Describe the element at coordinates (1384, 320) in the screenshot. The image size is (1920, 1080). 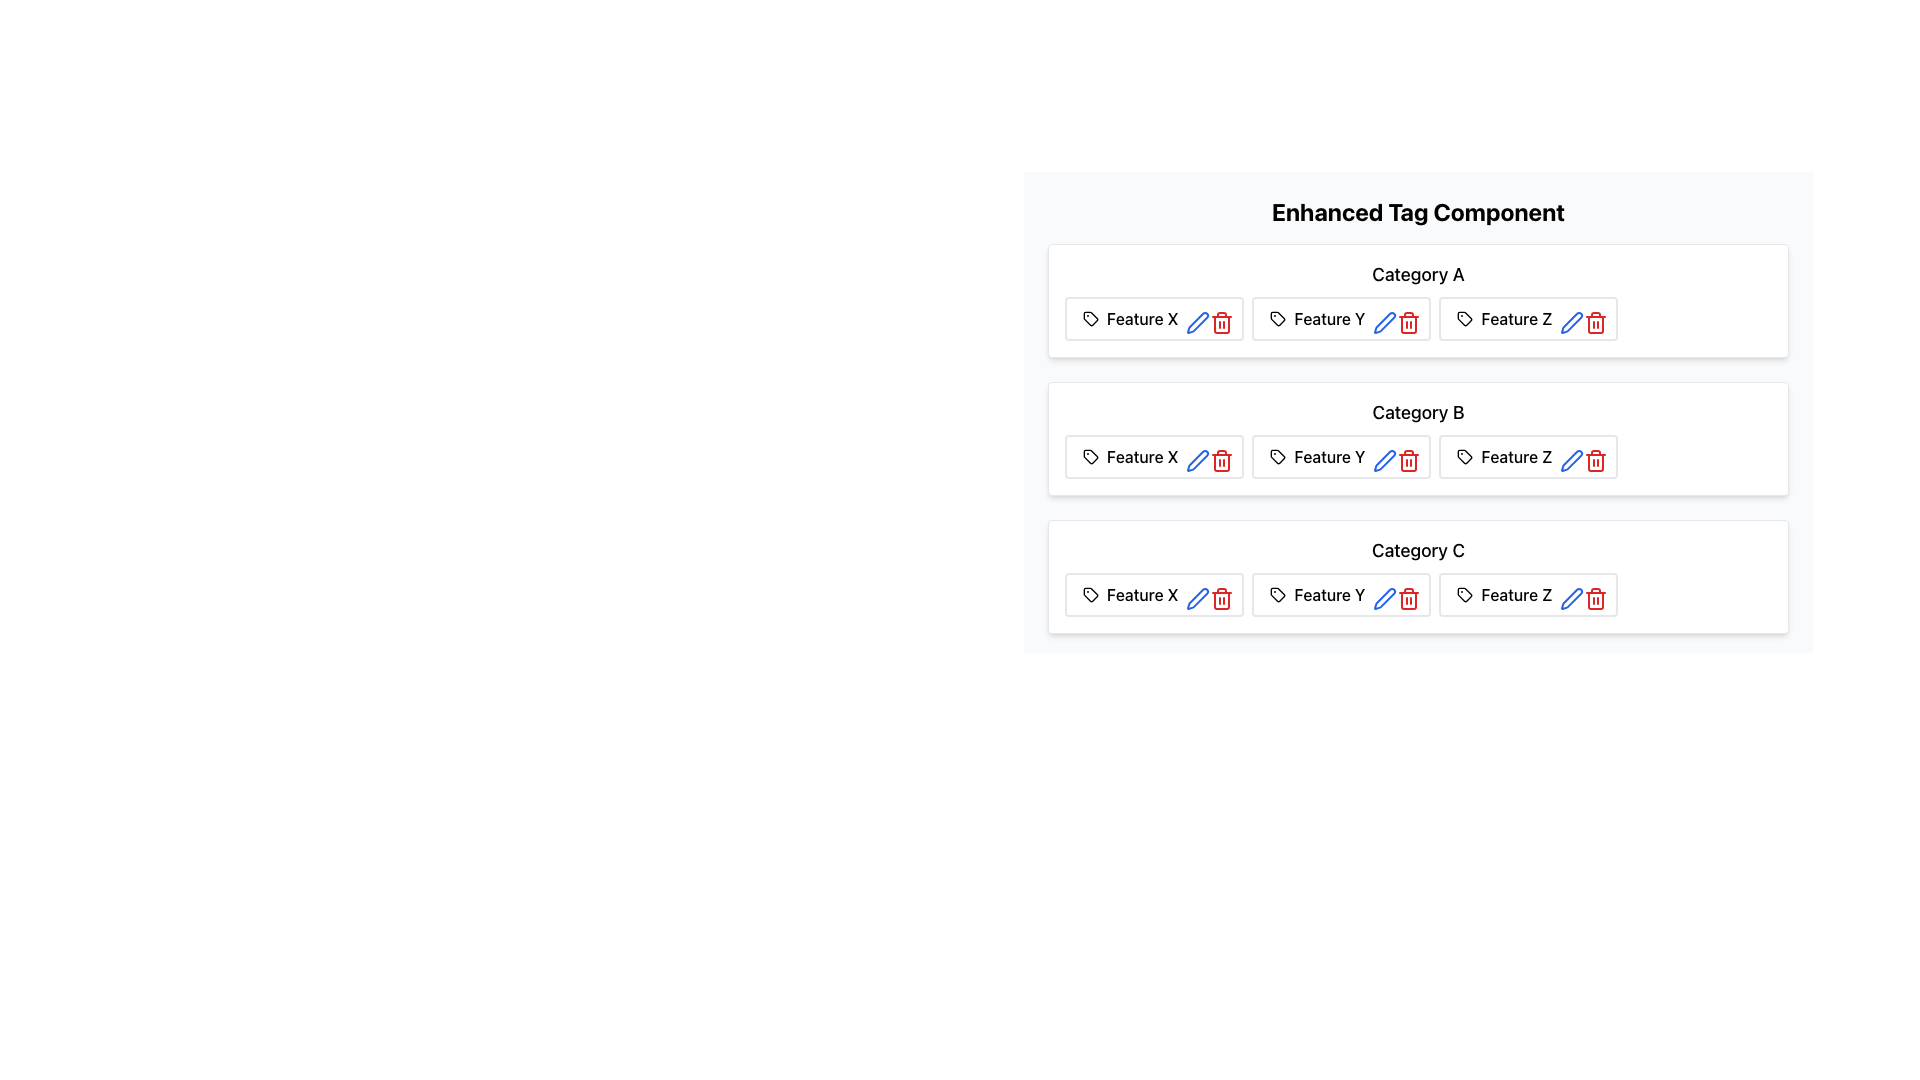
I see `the blue pen icon button associated with 'Feature Y' in the 'Category A' feature row` at that location.